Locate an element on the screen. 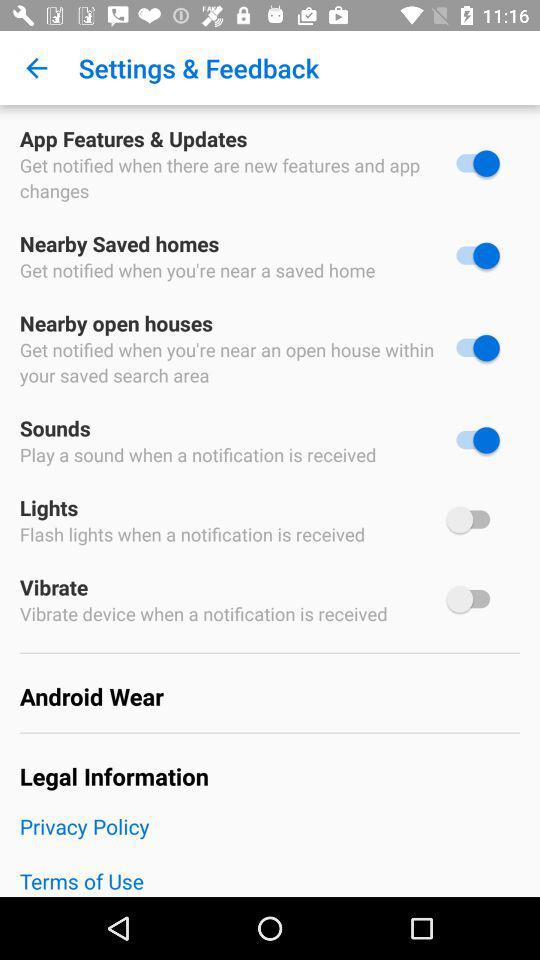 The width and height of the screenshot is (540, 960). vibrate on/off is located at coordinates (472, 599).